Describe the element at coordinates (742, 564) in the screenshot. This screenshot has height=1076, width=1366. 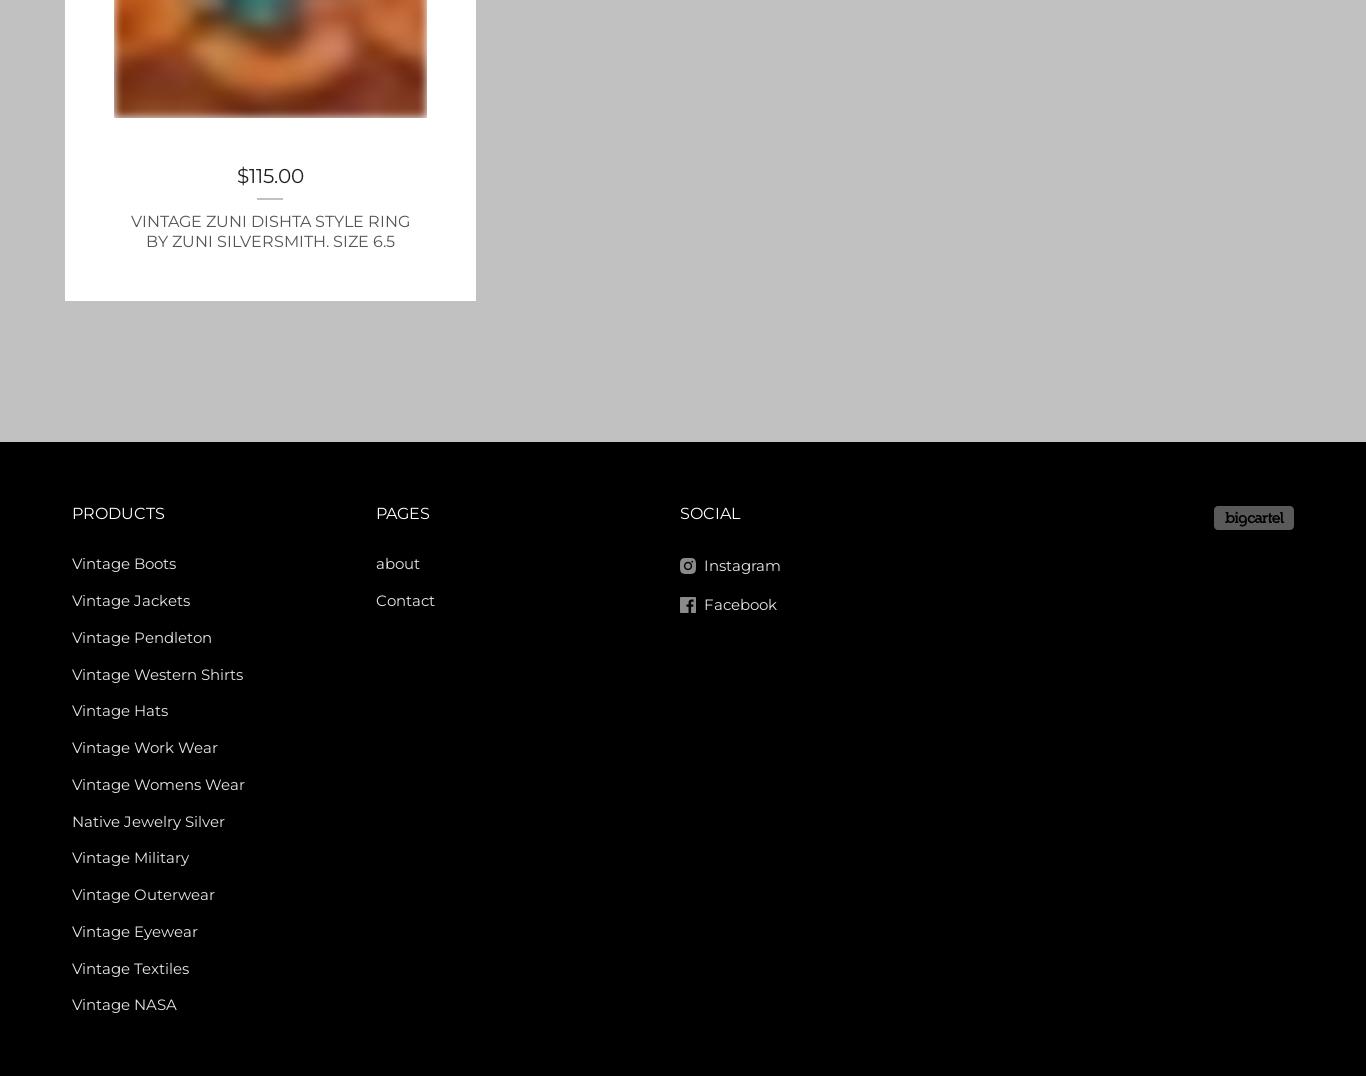
I see `'Instagram'` at that location.